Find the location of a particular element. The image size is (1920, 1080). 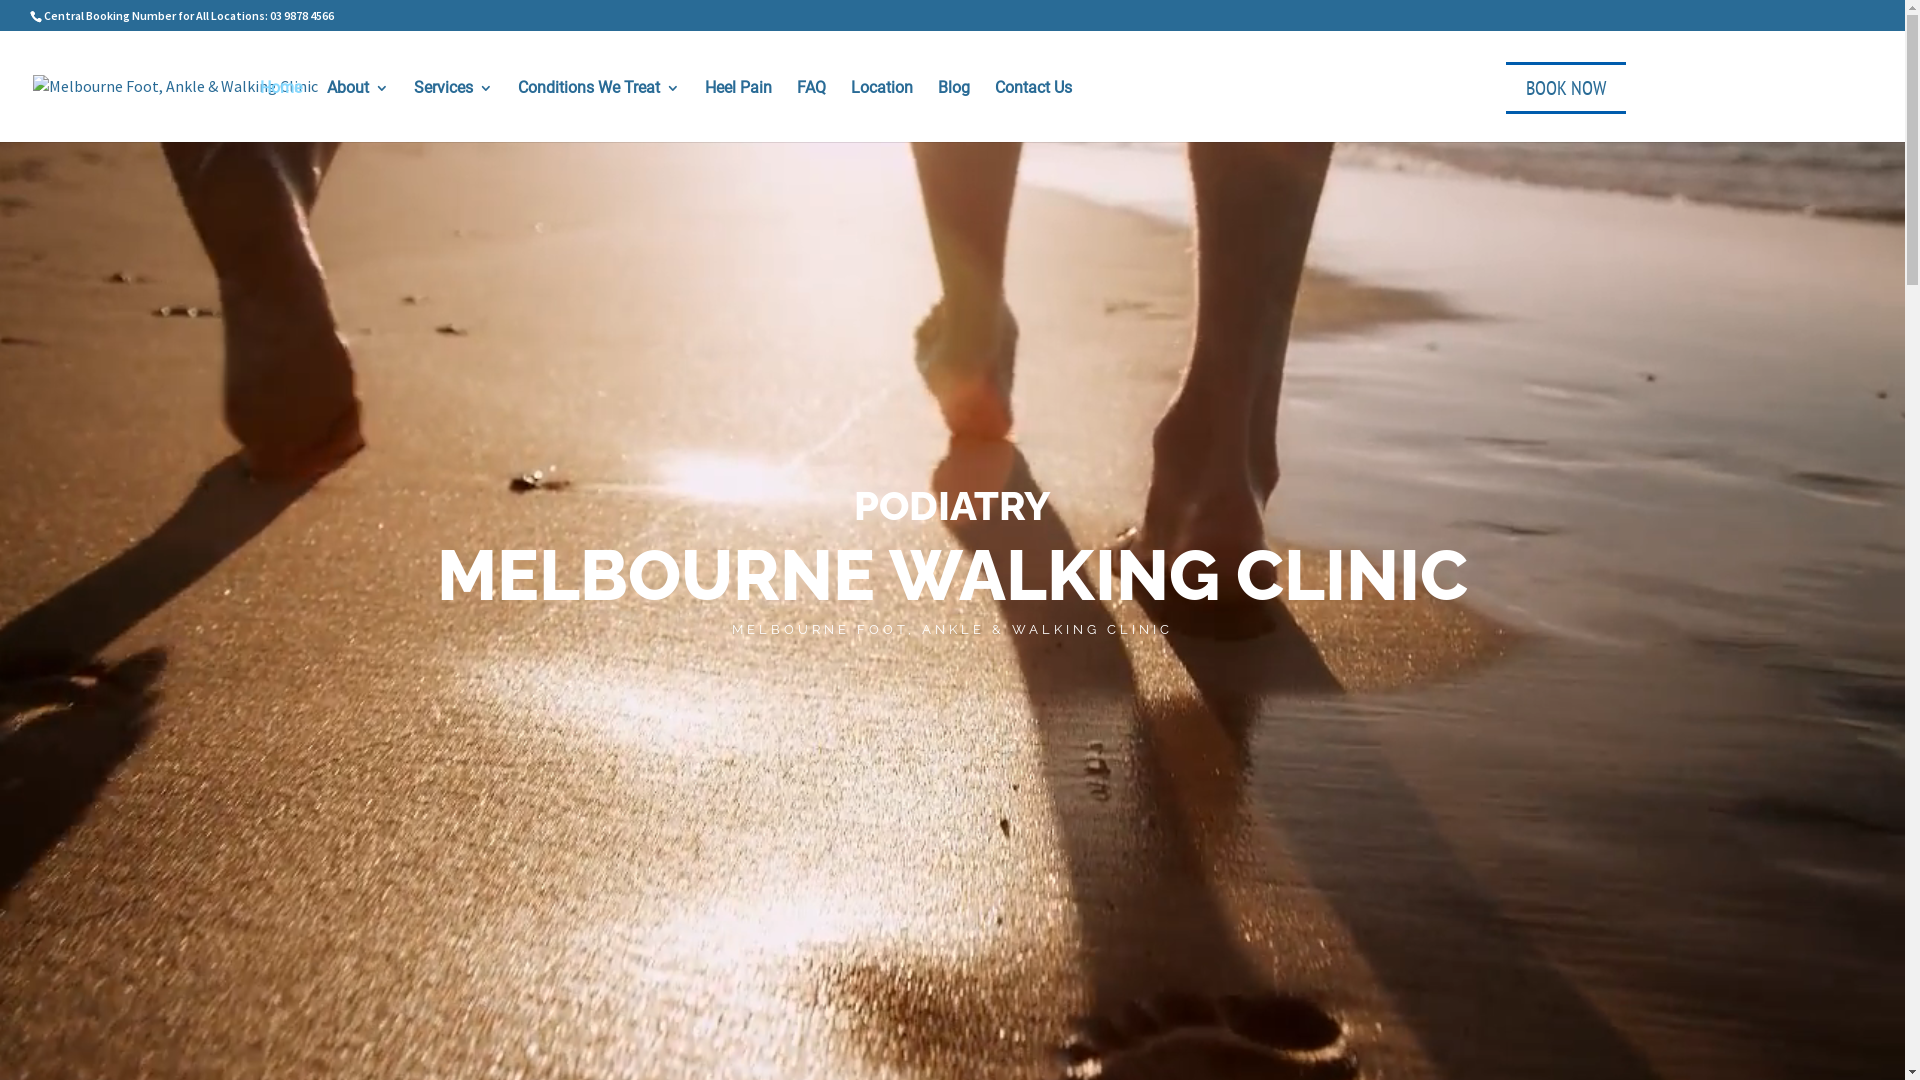

'About' is located at coordinates (358, 108).